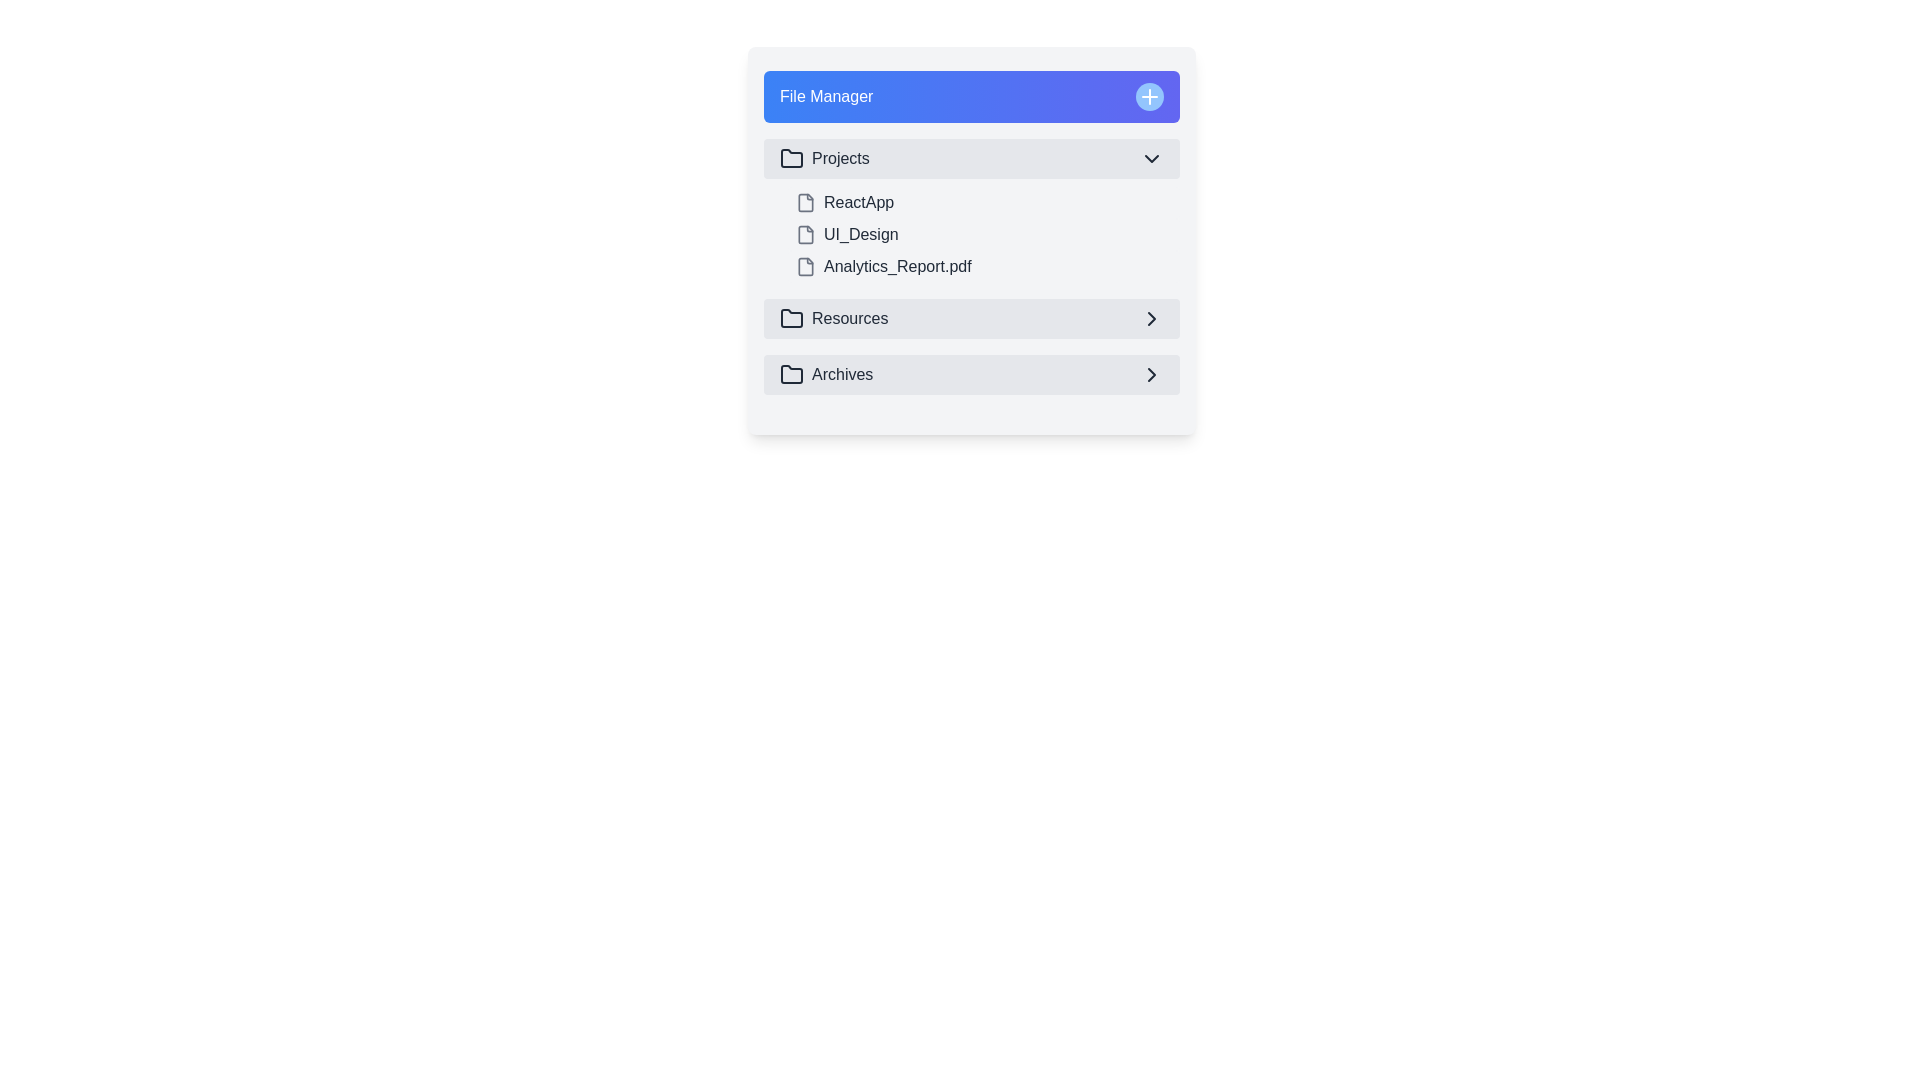 Image resolution: width=1920 pixels, height=1080 pixels. Describe the element at coordinates (806, 203) in the screenshot. I see `the small, square-shaped icon resembling a sheet of paper with a folded corner, located directly to the left of the 'ReactApp' text` at that location.